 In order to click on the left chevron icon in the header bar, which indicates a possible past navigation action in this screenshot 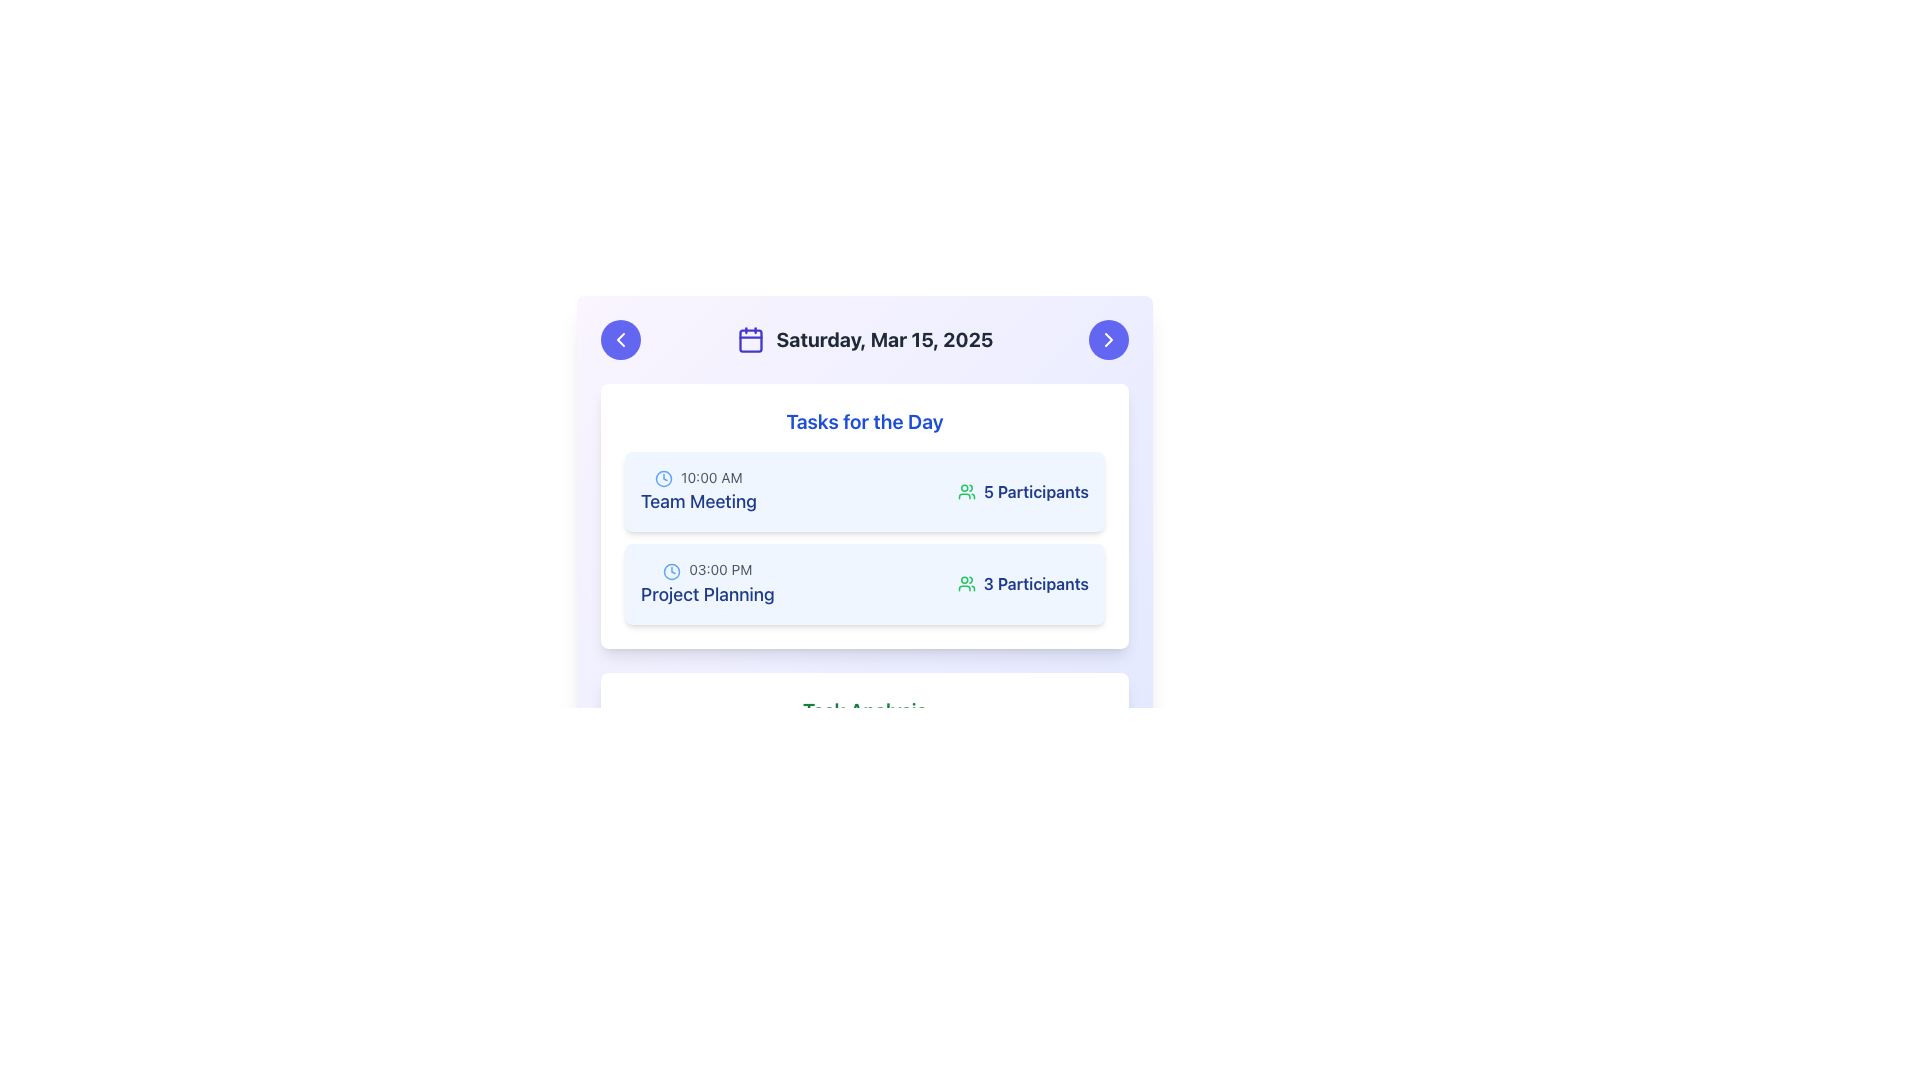, I will do `click(619, 338)`.